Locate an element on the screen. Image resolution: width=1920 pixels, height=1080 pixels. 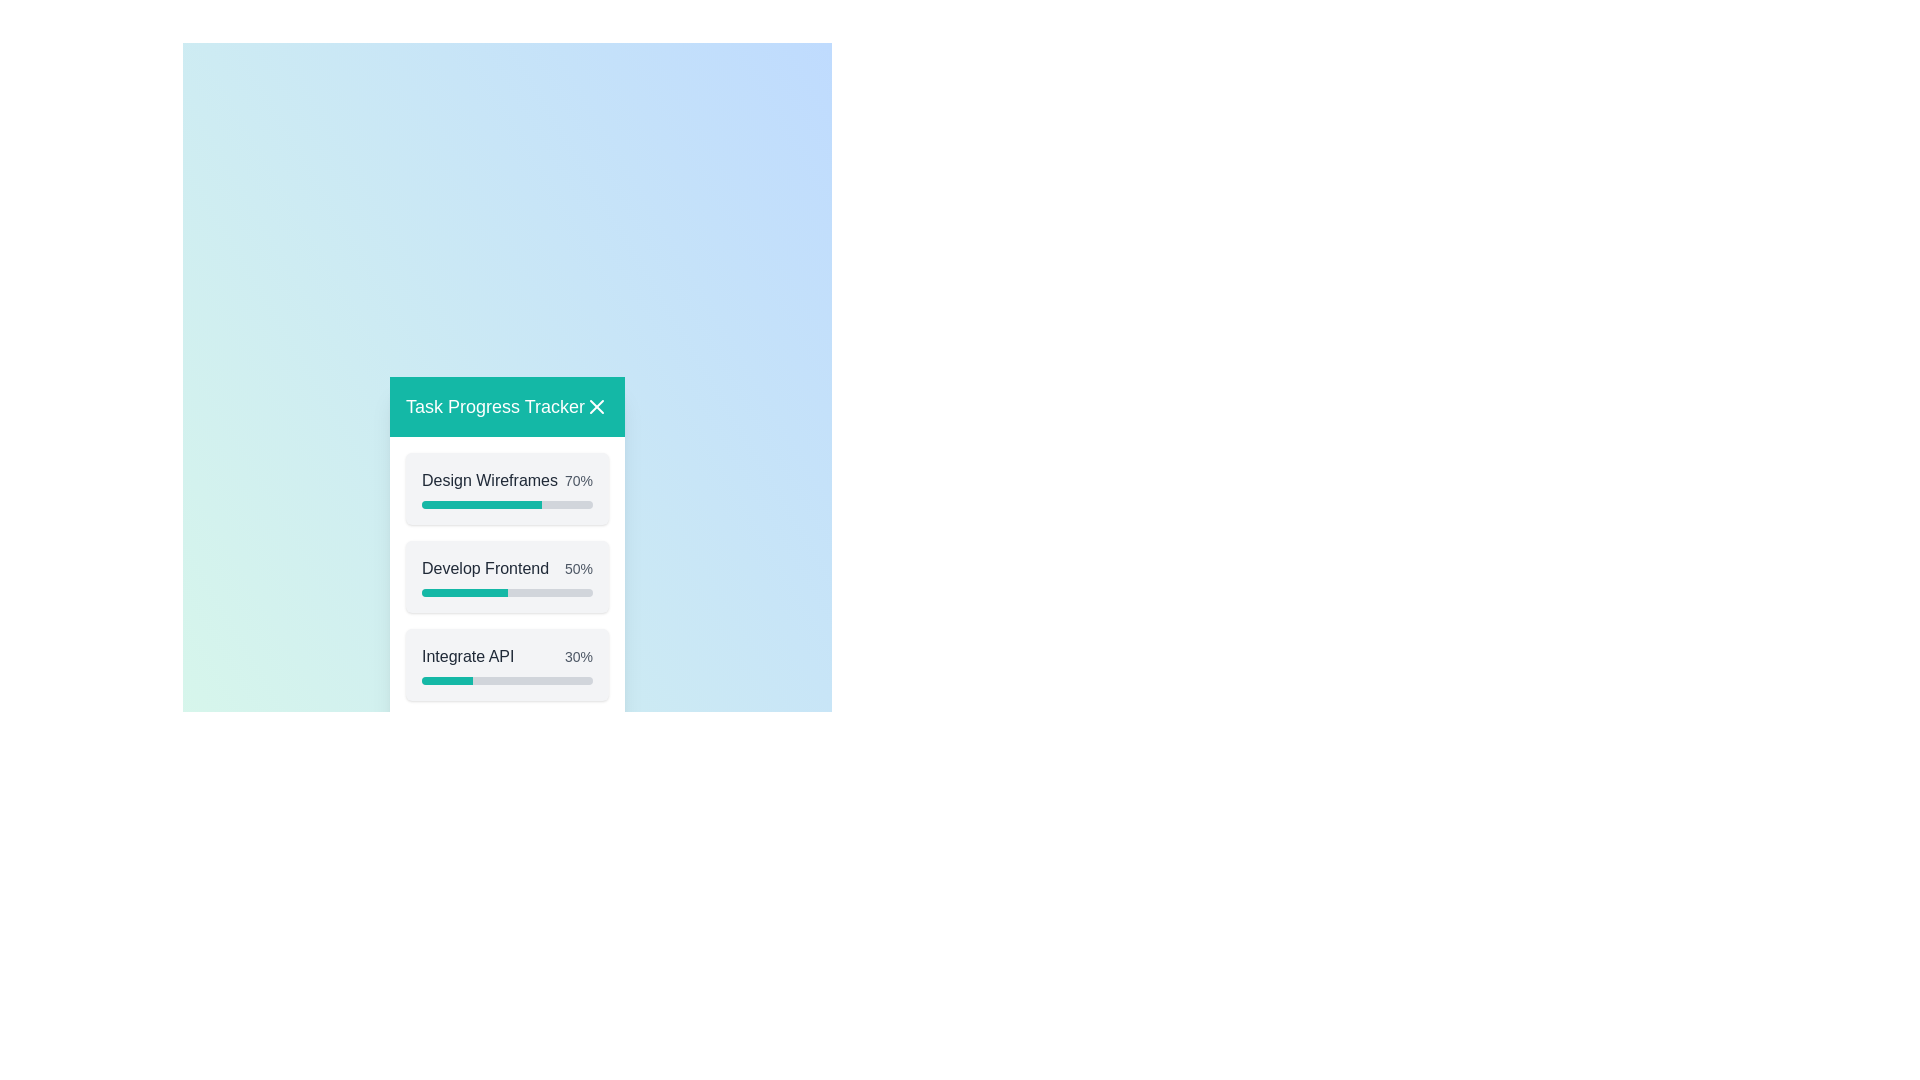
the progress bar of the task 'Develop Frontend' is located at coordinates (507, 591).